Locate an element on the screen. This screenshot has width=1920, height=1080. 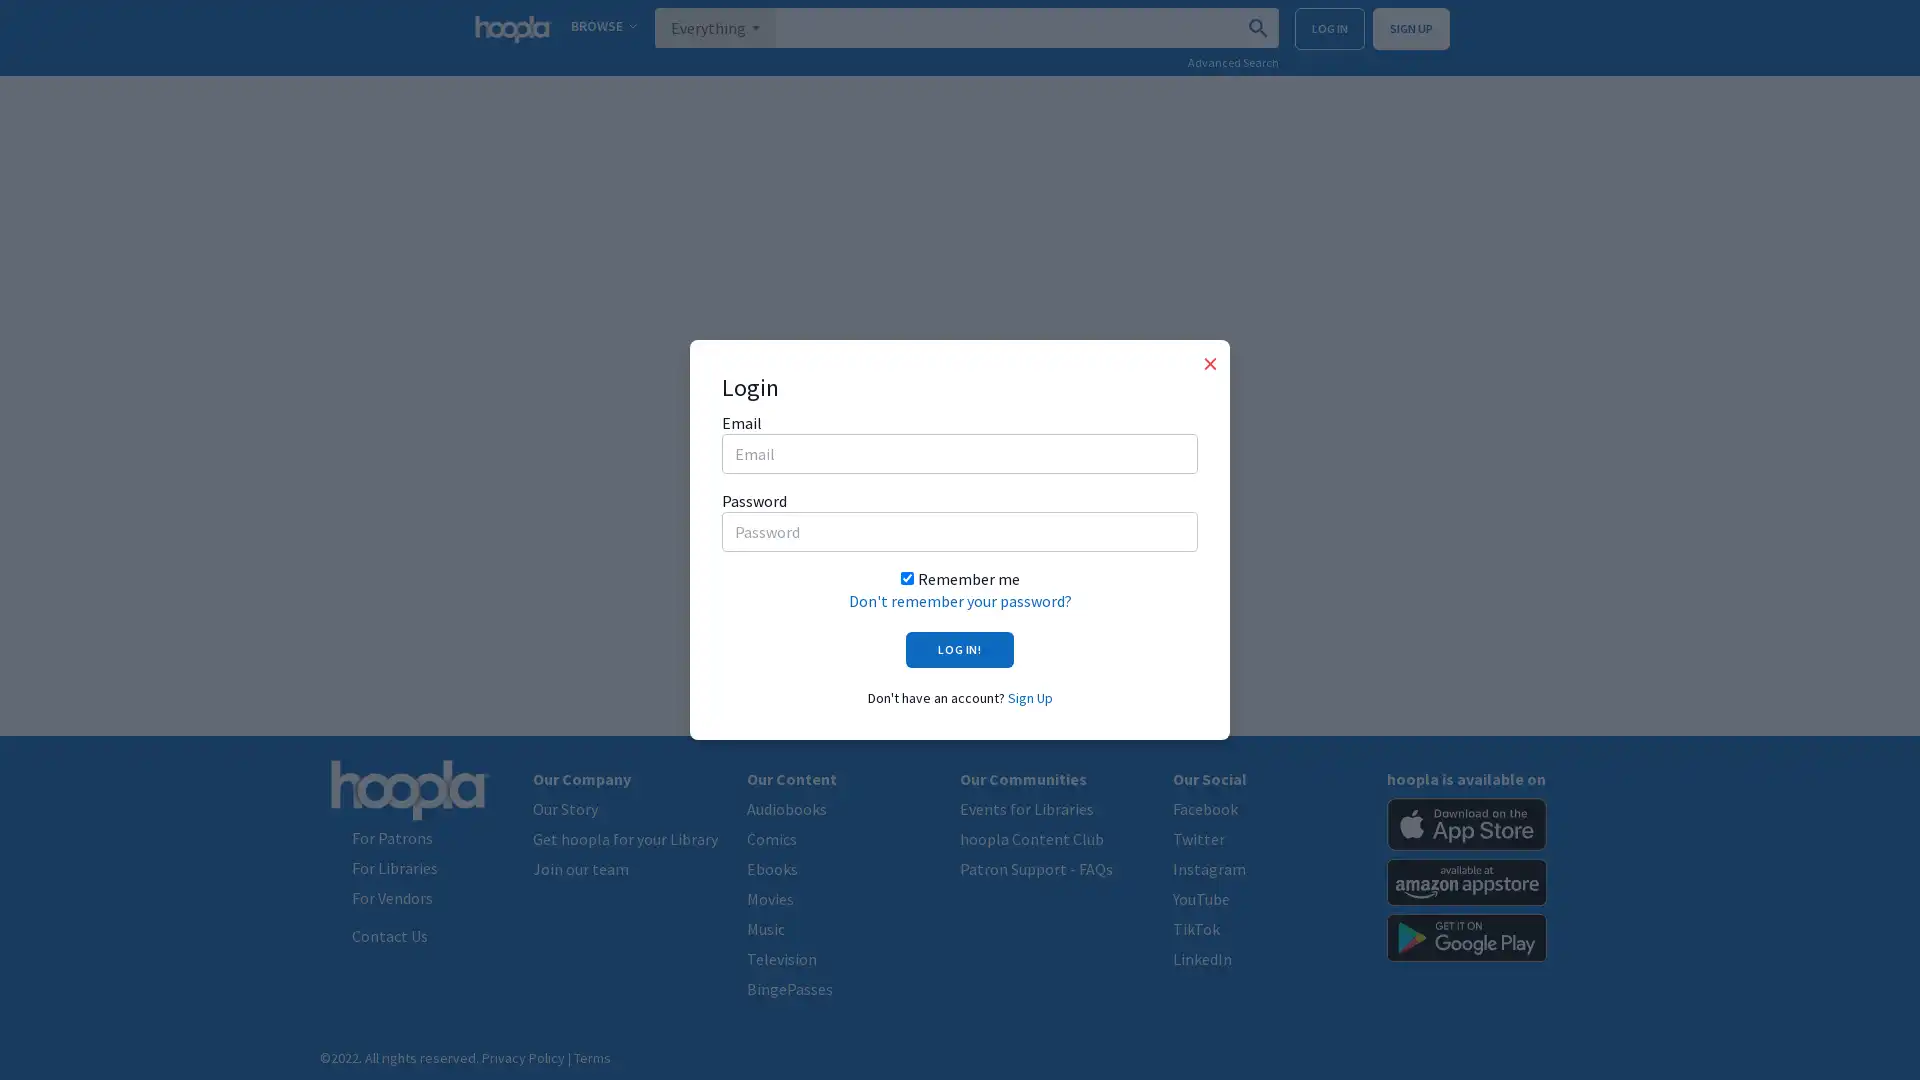
Close is located at coordinates (1209, 362).